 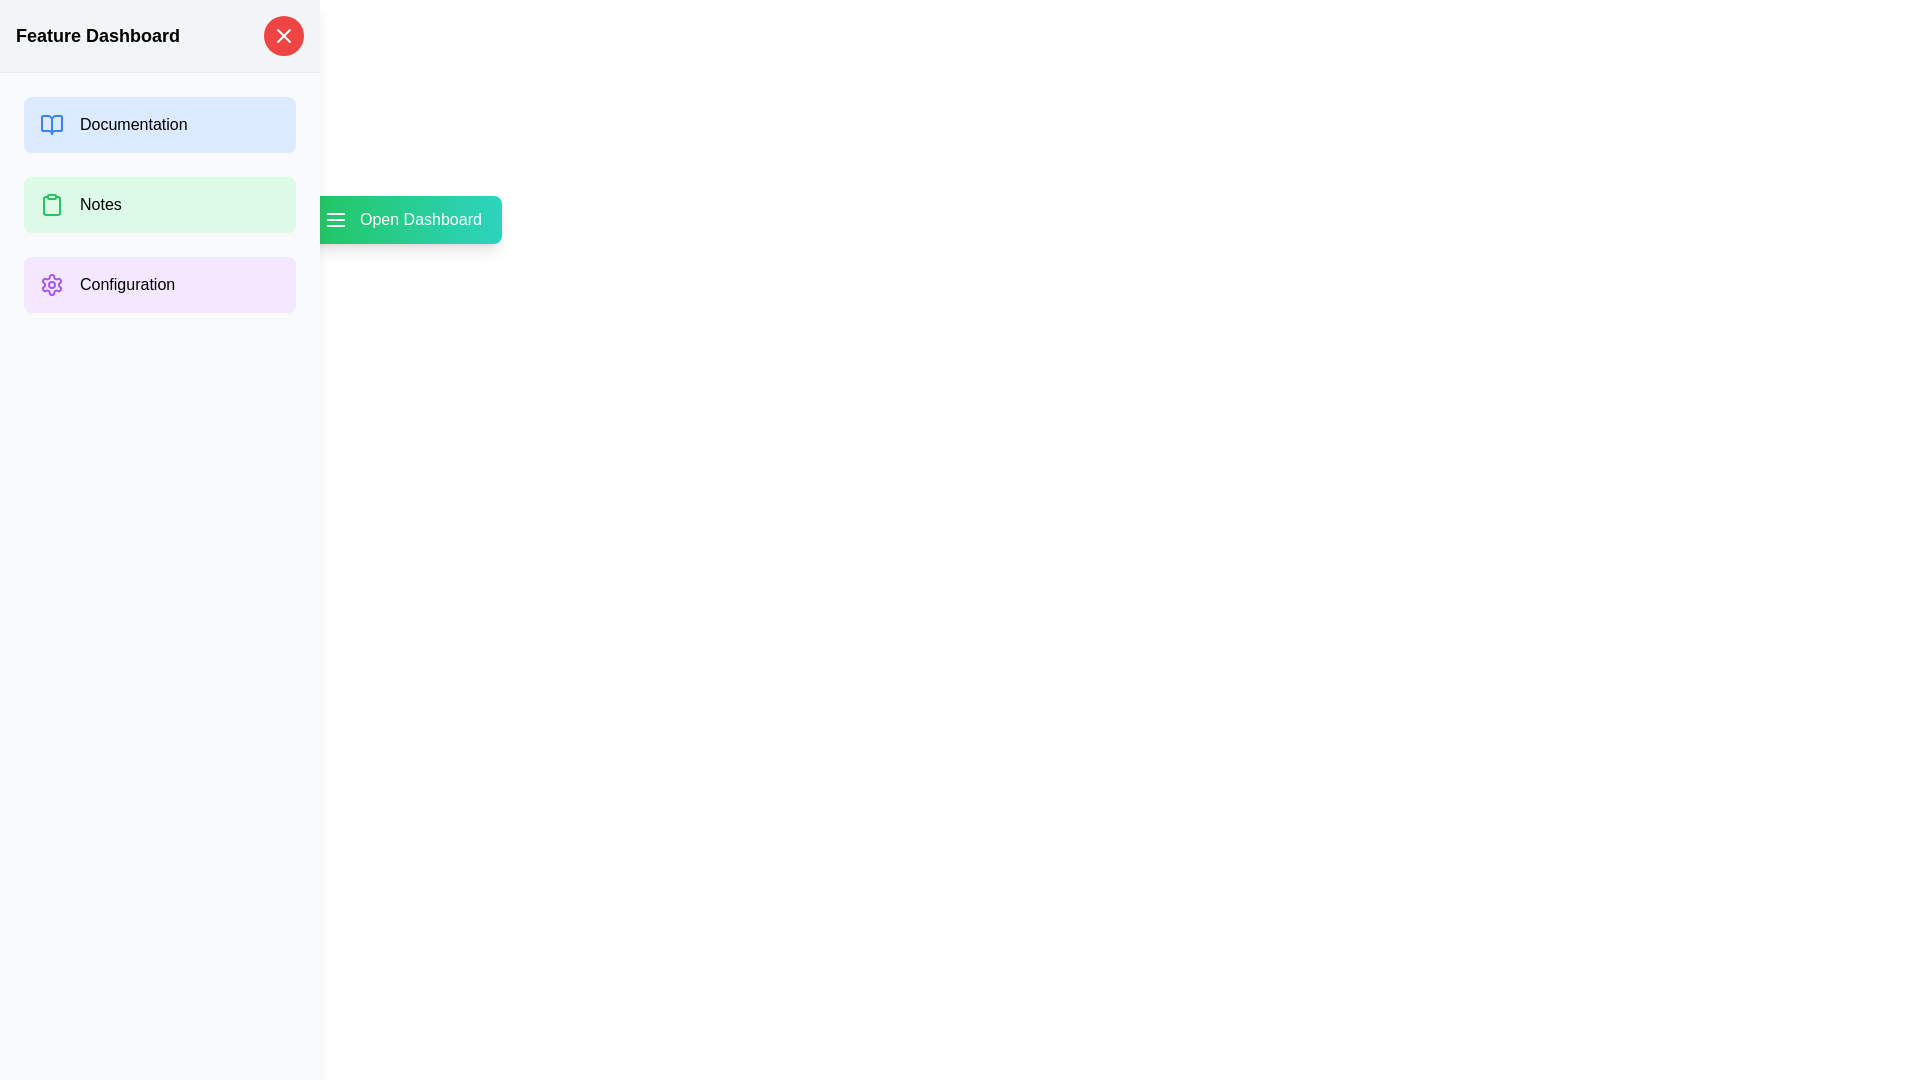 What do you see at coordinates (401, 219) in the screenshot?
I see `the button labeled 'Open Dashboard' to observe its hover effect` at bounding box center [401, 219].